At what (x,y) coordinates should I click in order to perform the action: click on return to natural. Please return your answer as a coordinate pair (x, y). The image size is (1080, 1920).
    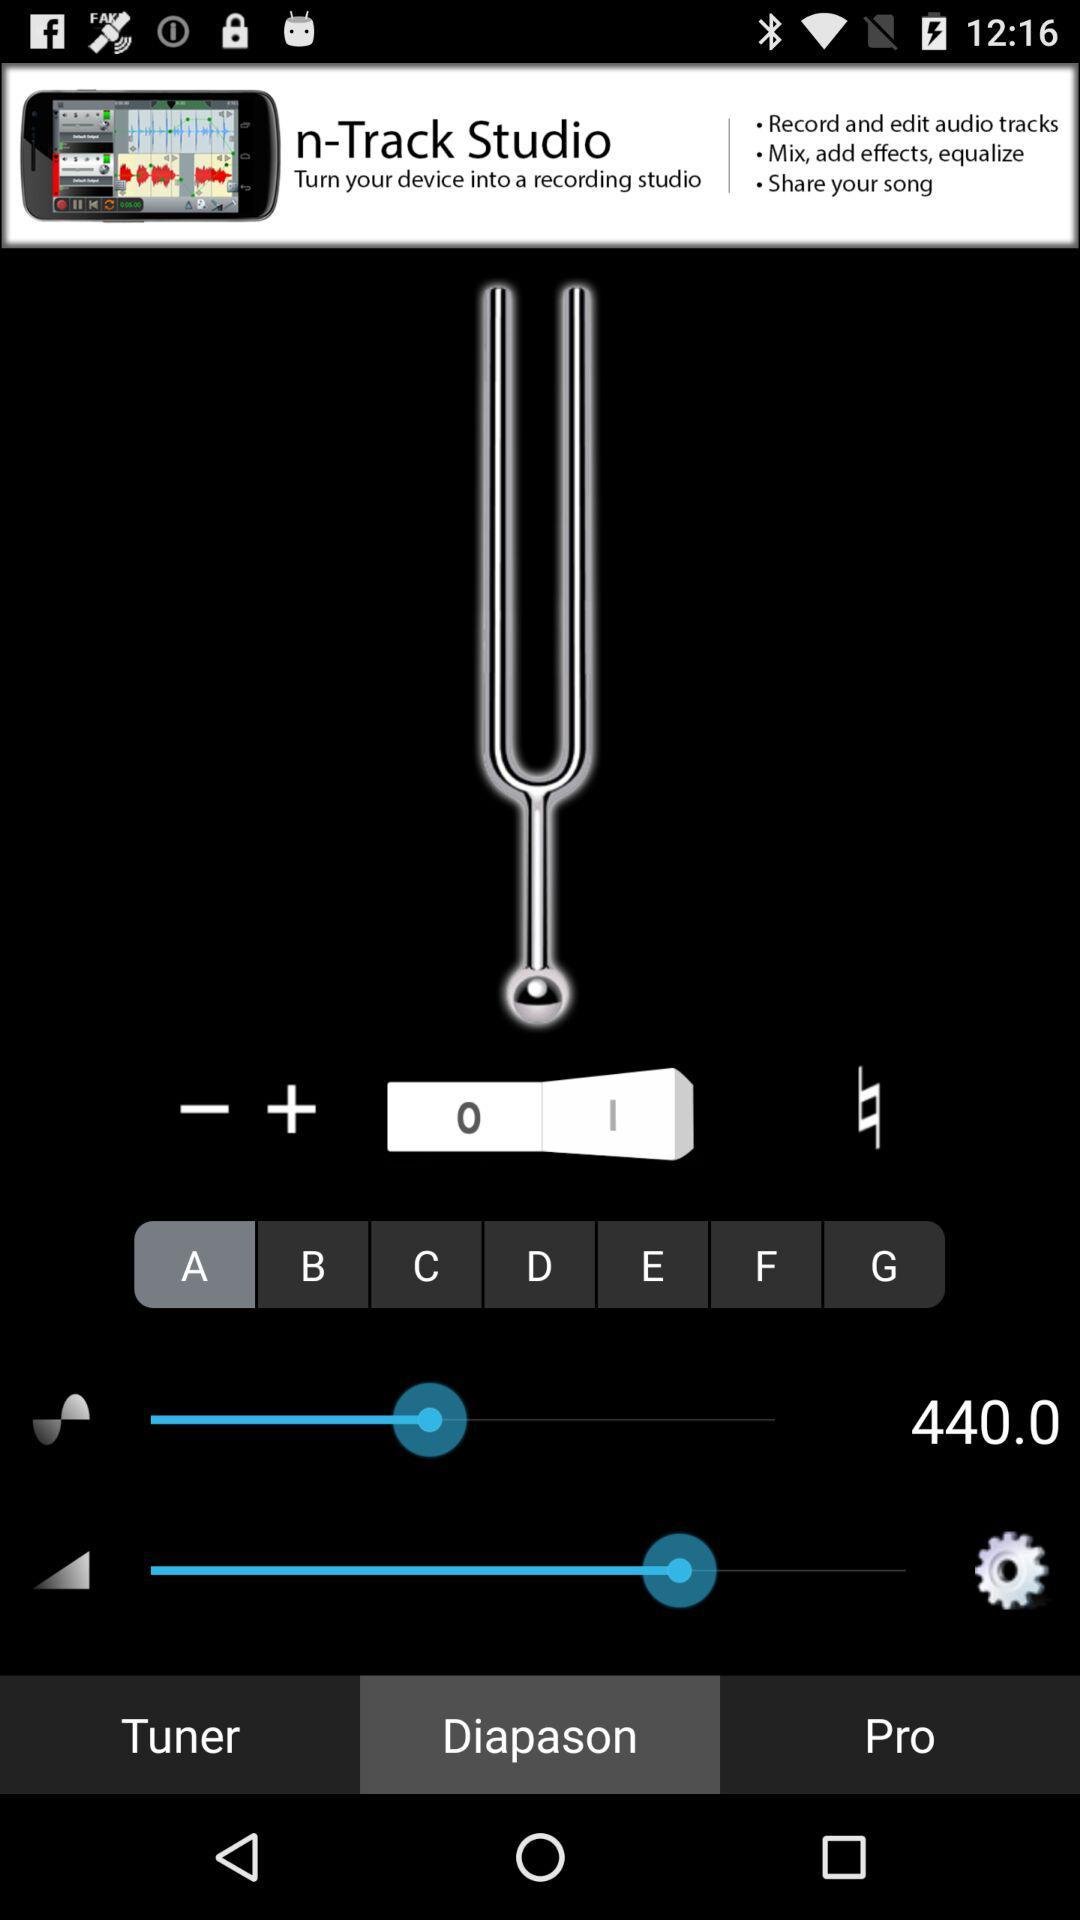
    Looking at the image, I should click on (867, 1107).